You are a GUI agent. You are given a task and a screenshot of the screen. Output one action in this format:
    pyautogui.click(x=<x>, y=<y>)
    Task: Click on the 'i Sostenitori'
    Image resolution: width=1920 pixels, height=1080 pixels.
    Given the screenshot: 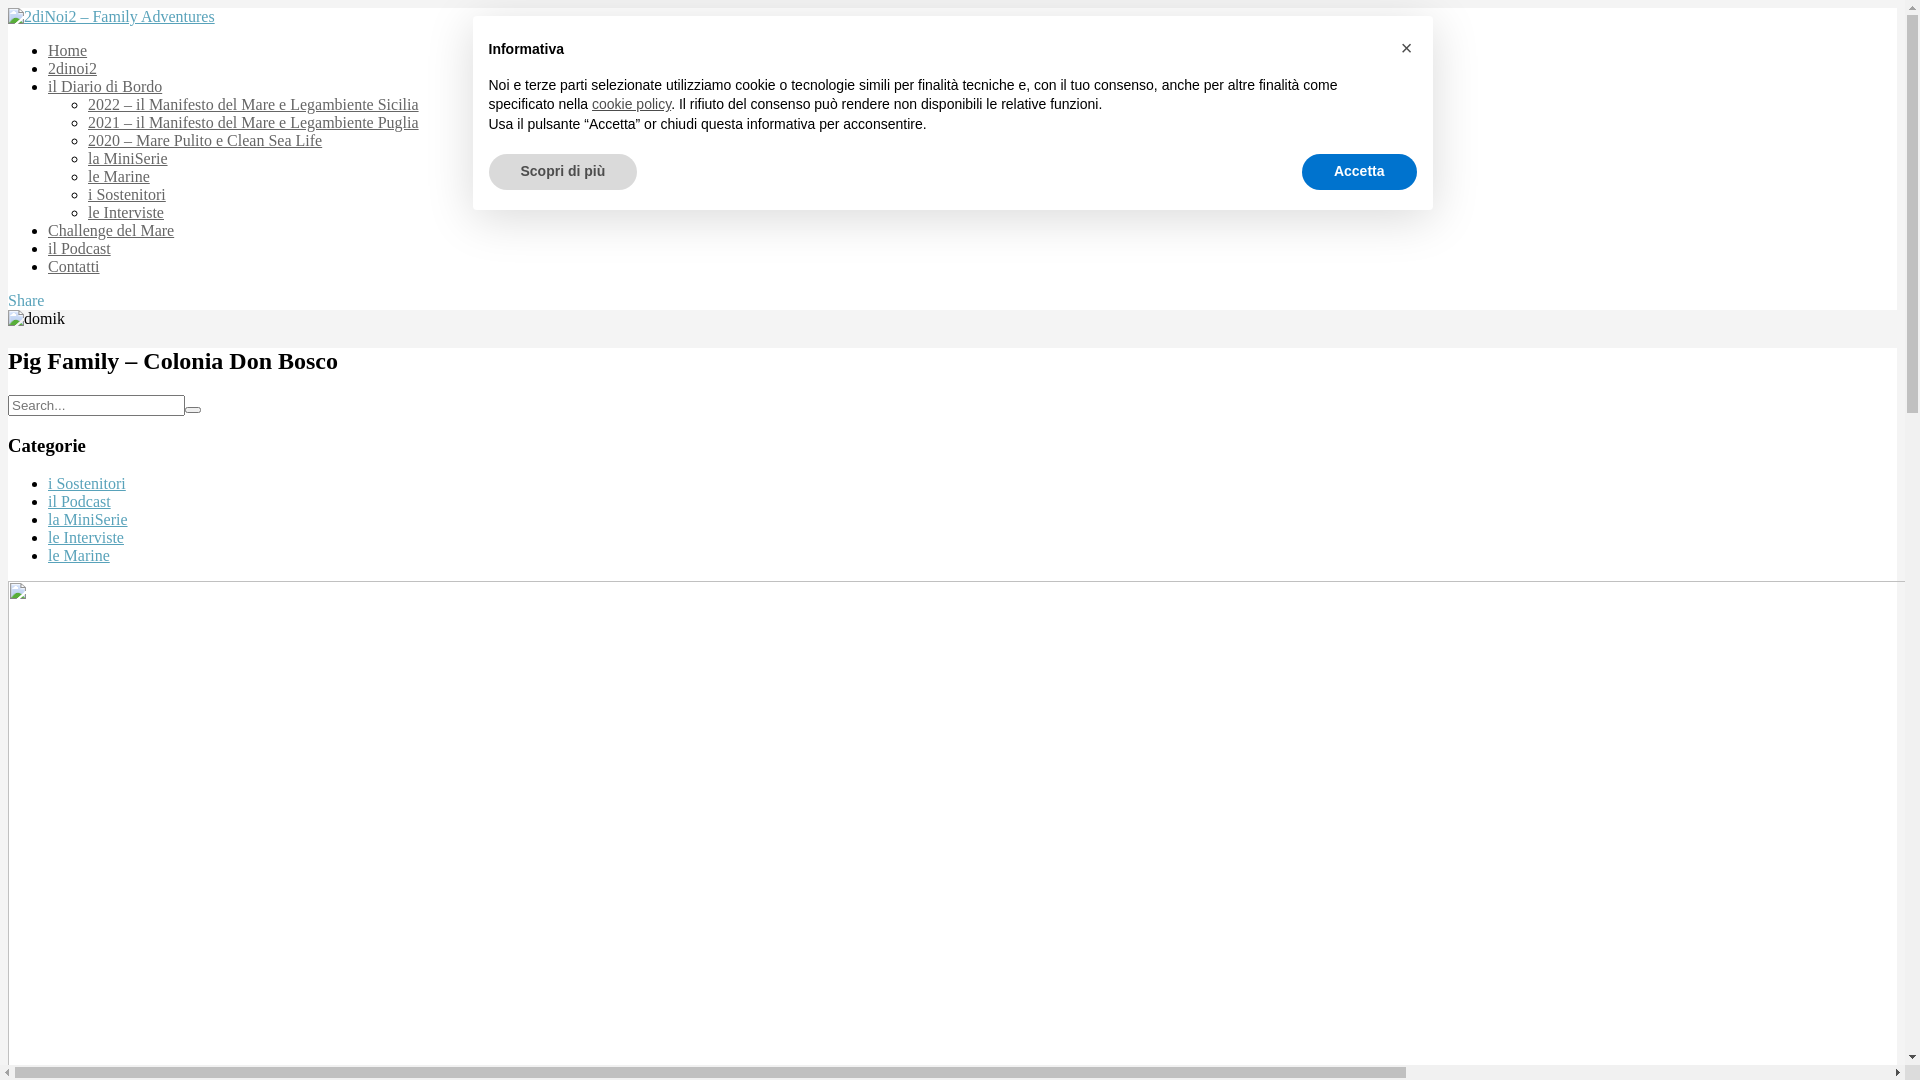 What is the action you would take?
    pyautogui.click(x=85, y=483)
    